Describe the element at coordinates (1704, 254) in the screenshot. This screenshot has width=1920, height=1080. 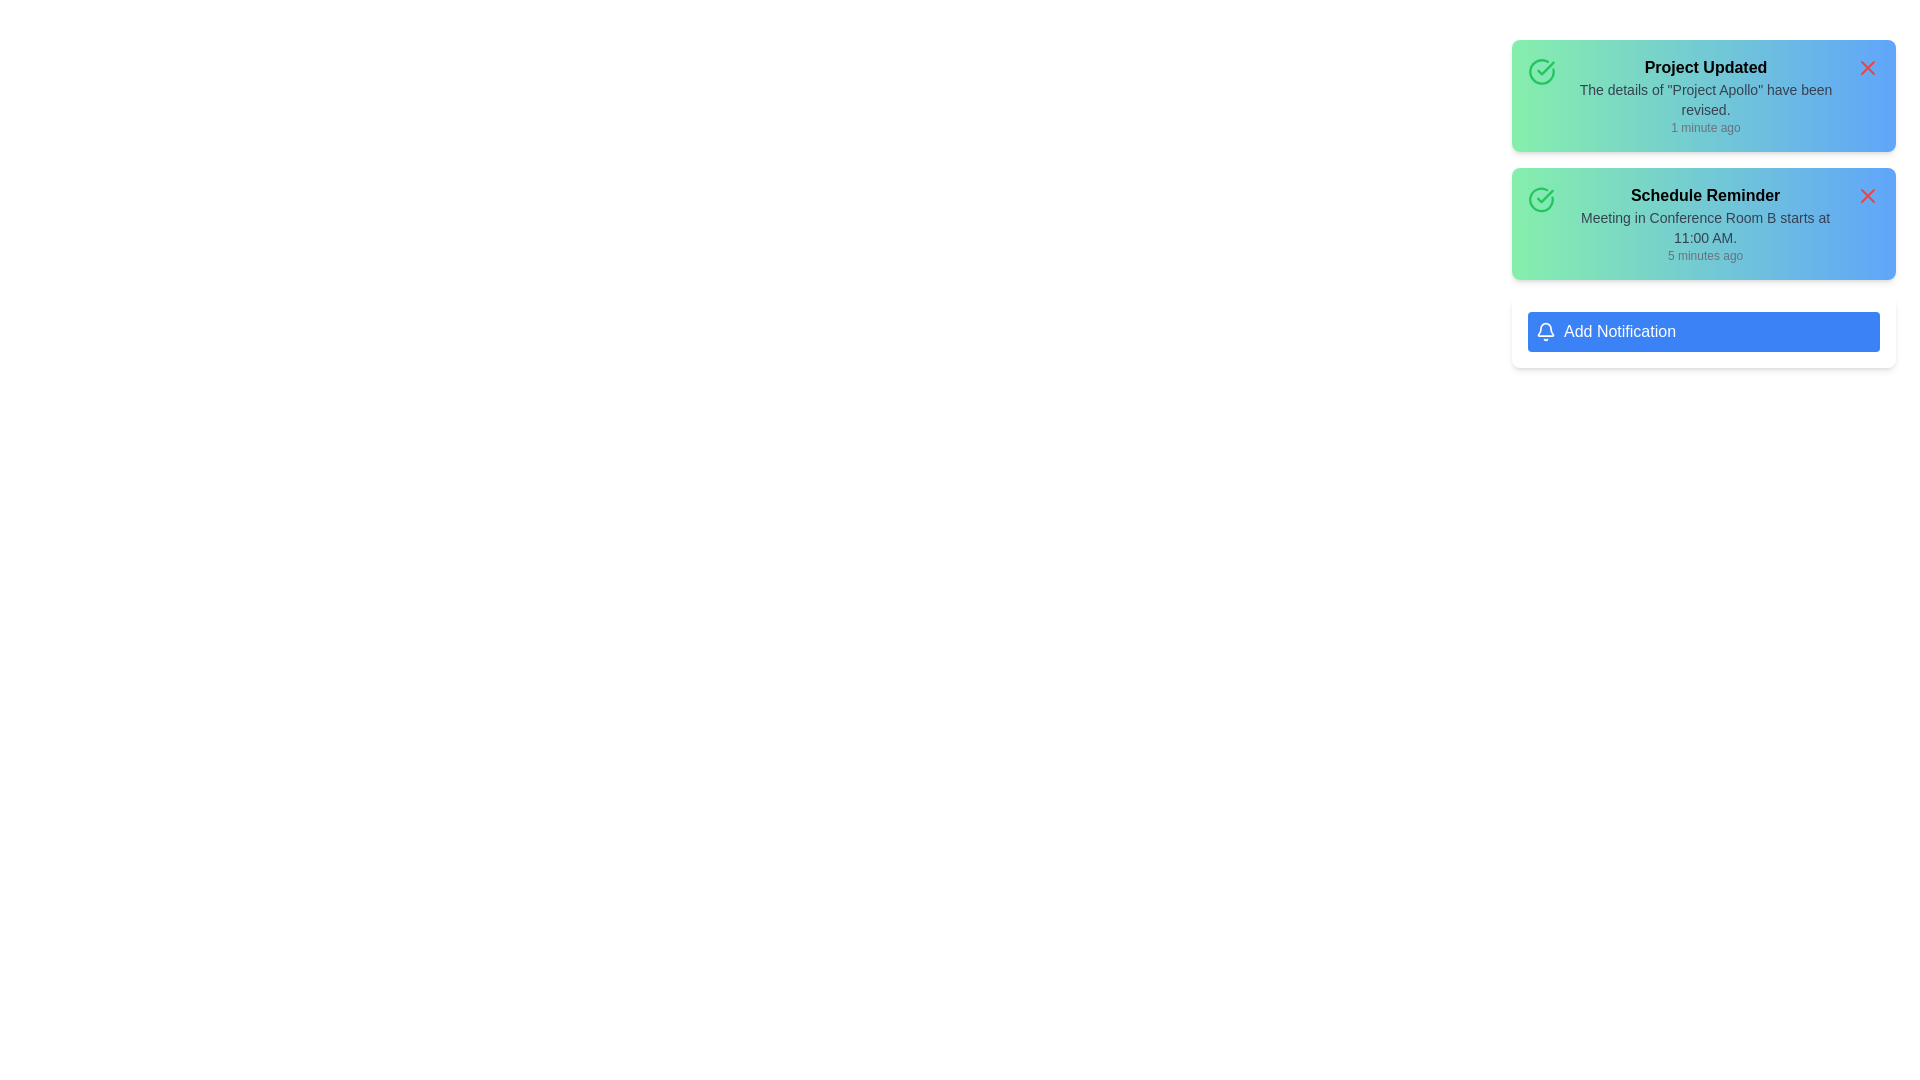
I see `the timestamp of the notification titled 'Schedule Reminder'` at that location.